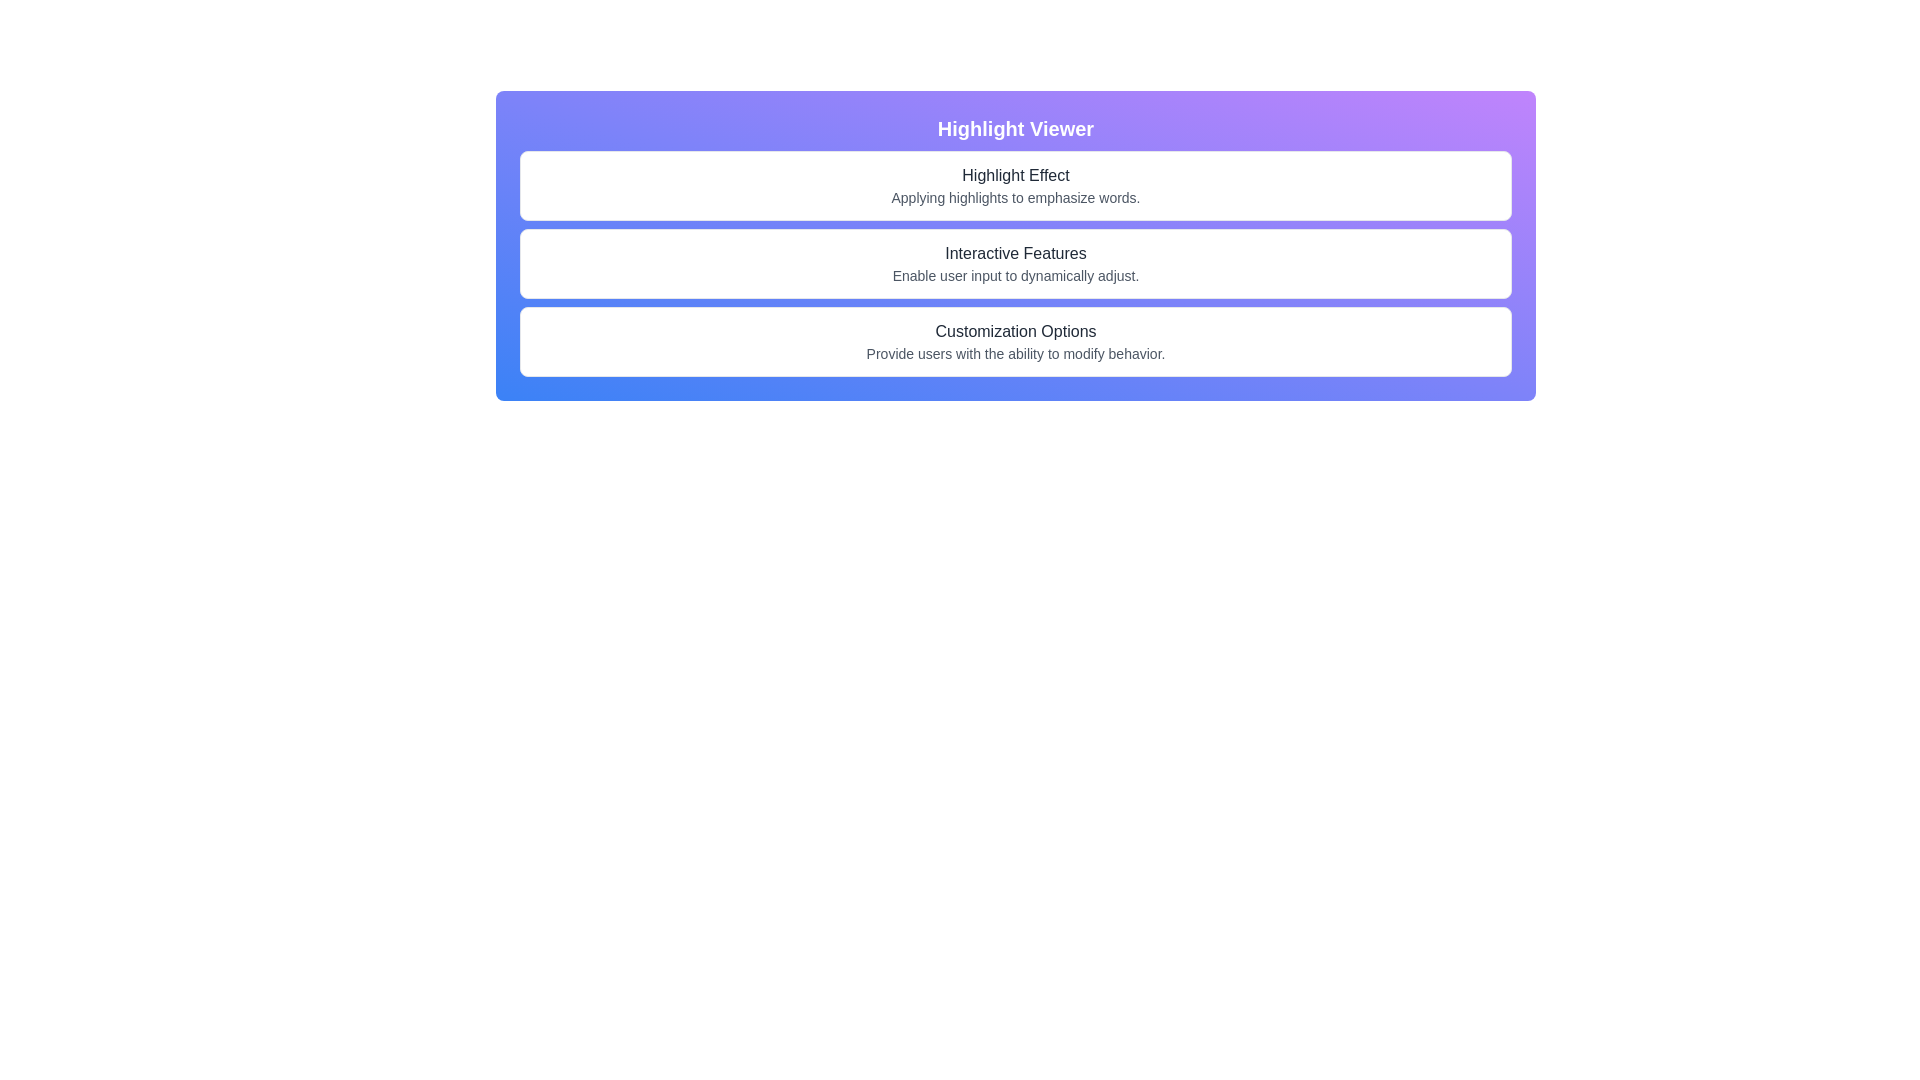 The width and height of the screenshot is (1920, 1080). What do you see at coordinates (975, 174) in the screenshot?
I see `the text 'Highlight Effect', specifically the second 'i' in 'Highlight'` at bounding box center [975, 174].